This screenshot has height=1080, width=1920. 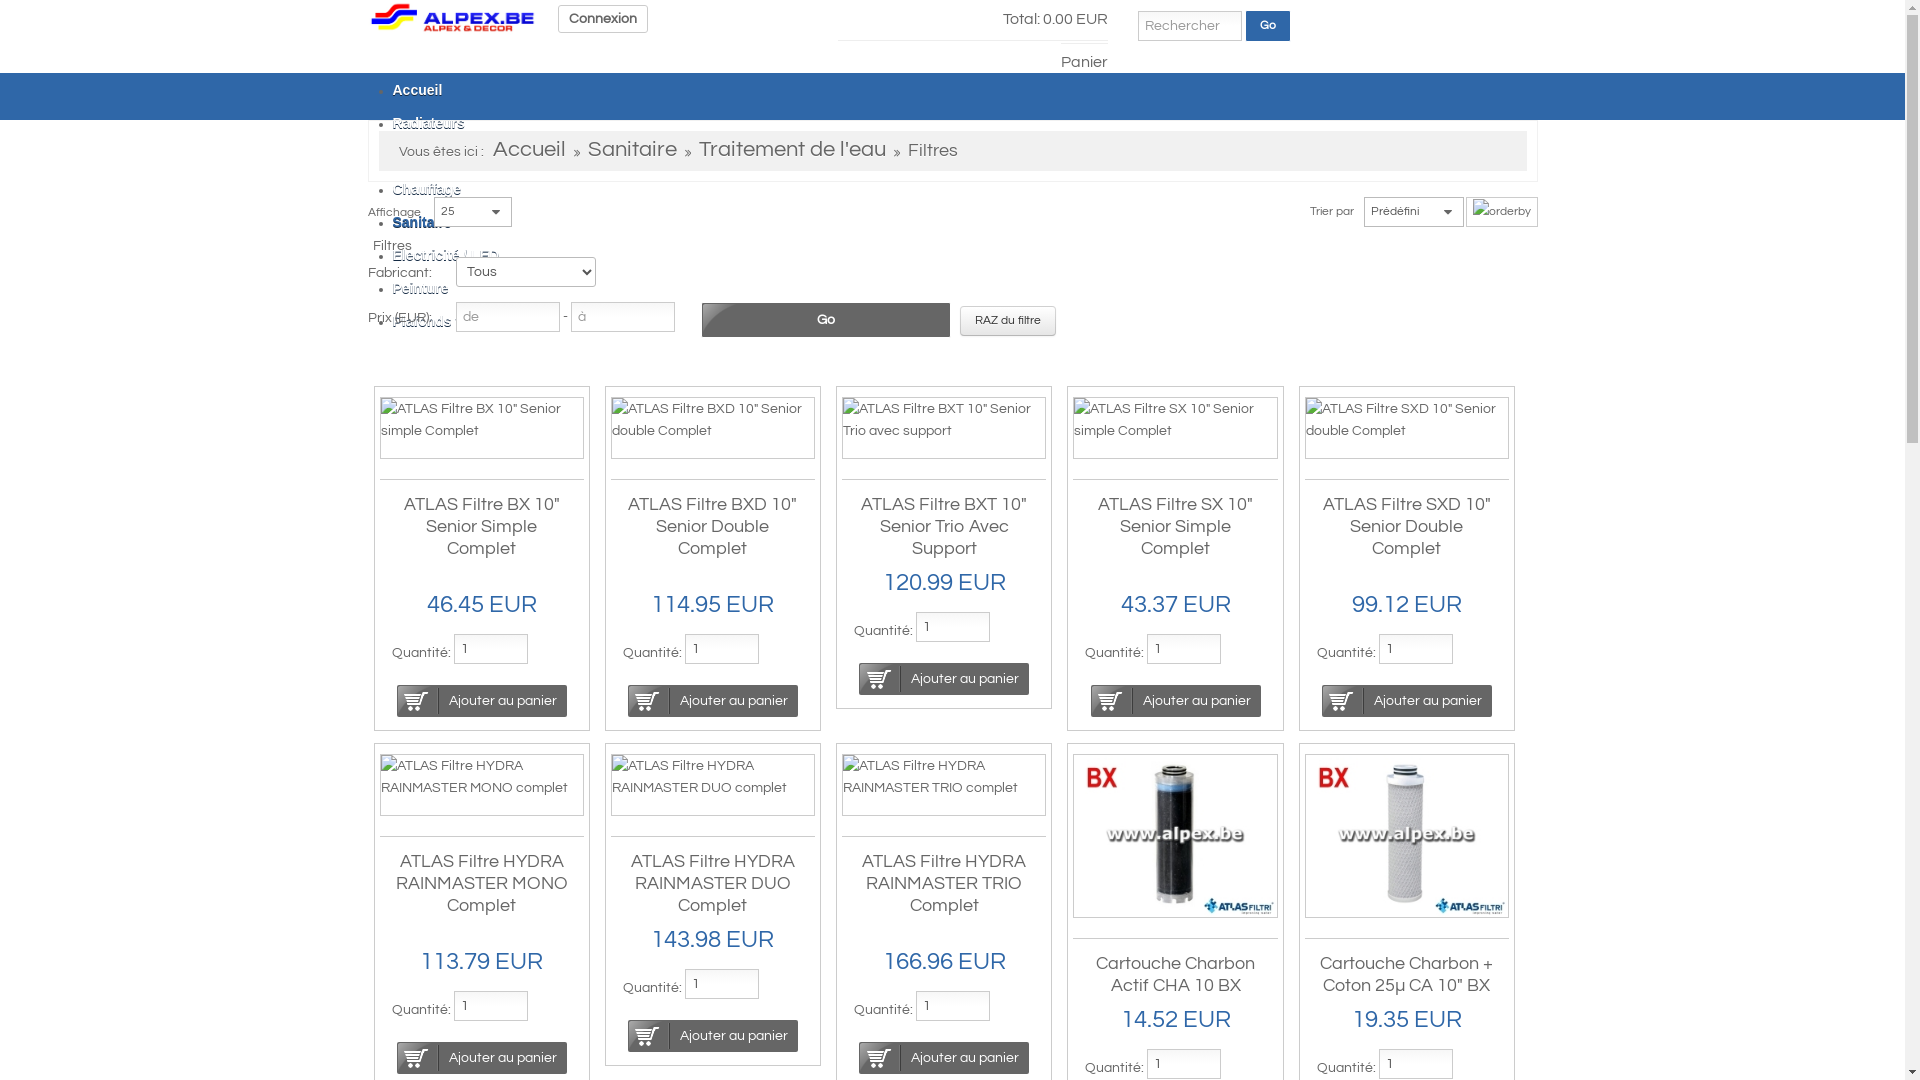 I want to click on 'Ajouter au panier', so click(x=713, y=700).